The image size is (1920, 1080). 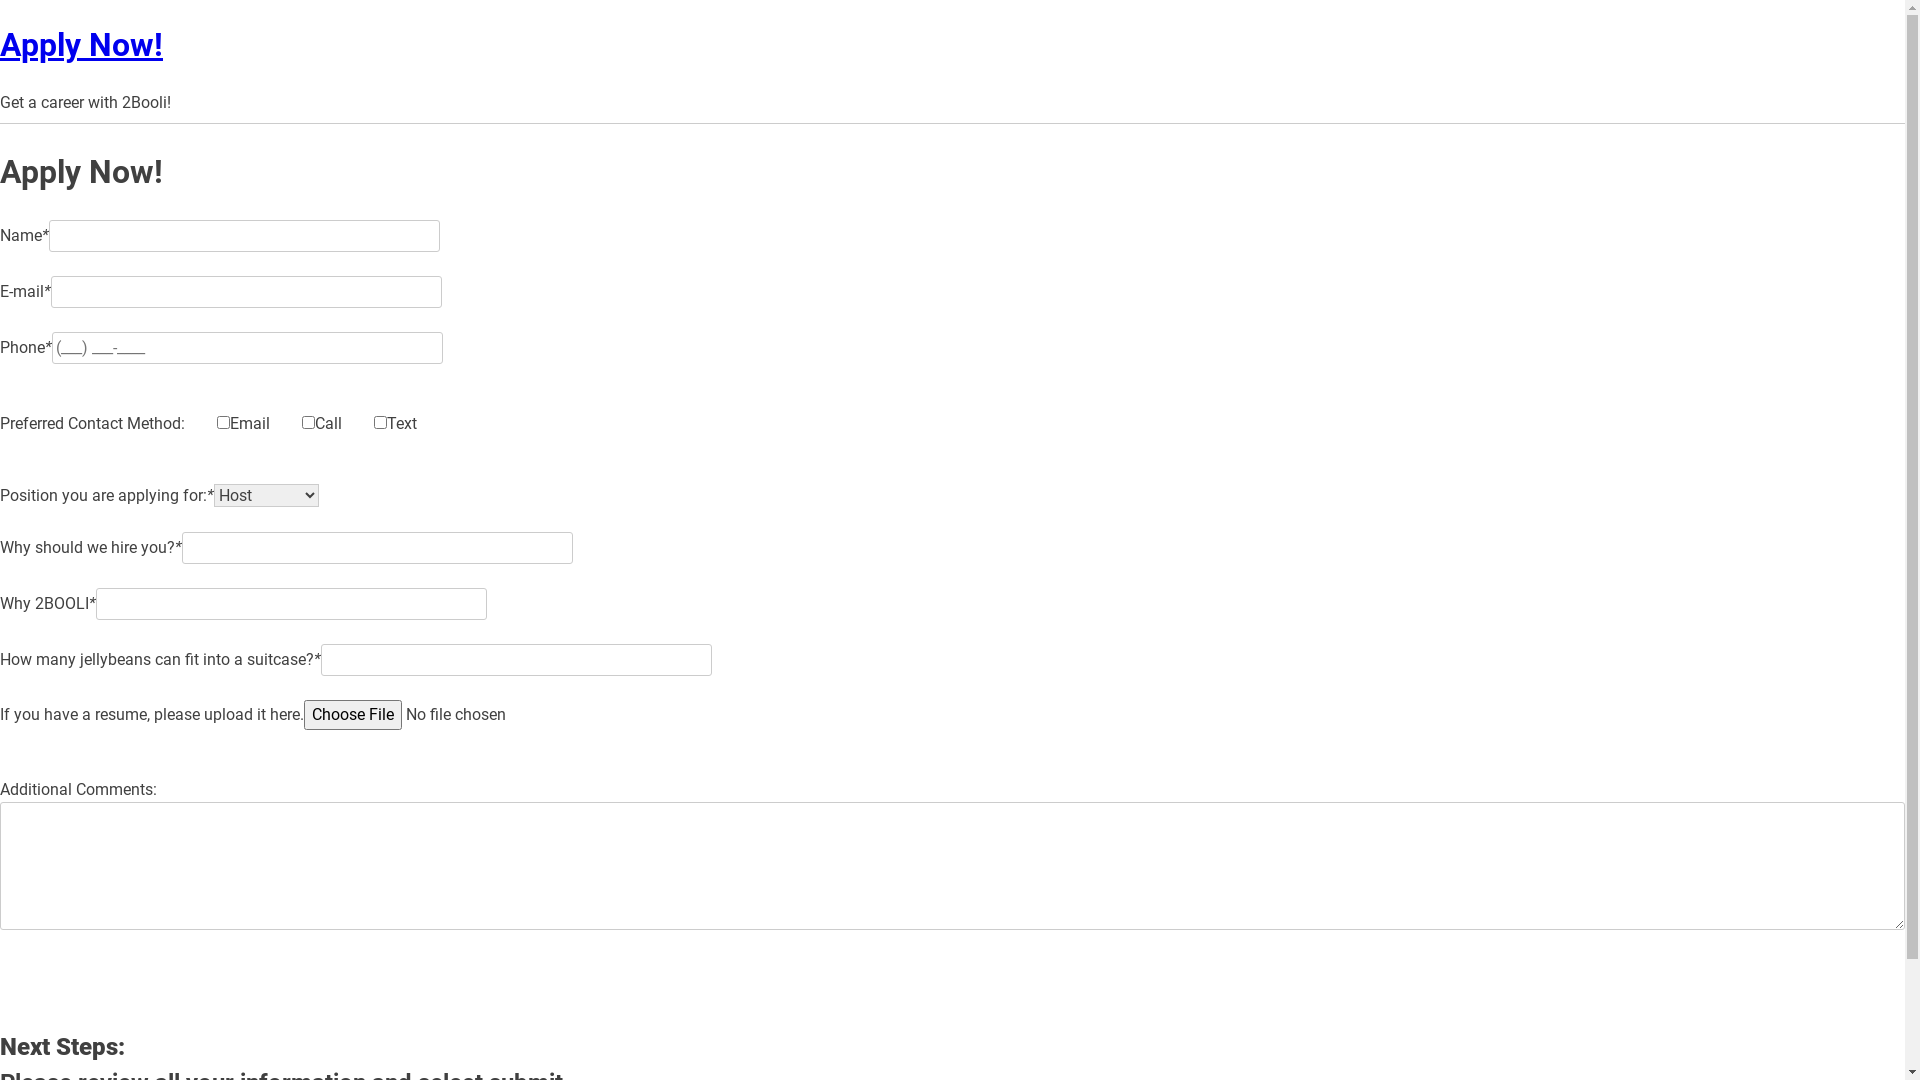 I want to click on 'Apply Now!', so click(x=0, y=45).